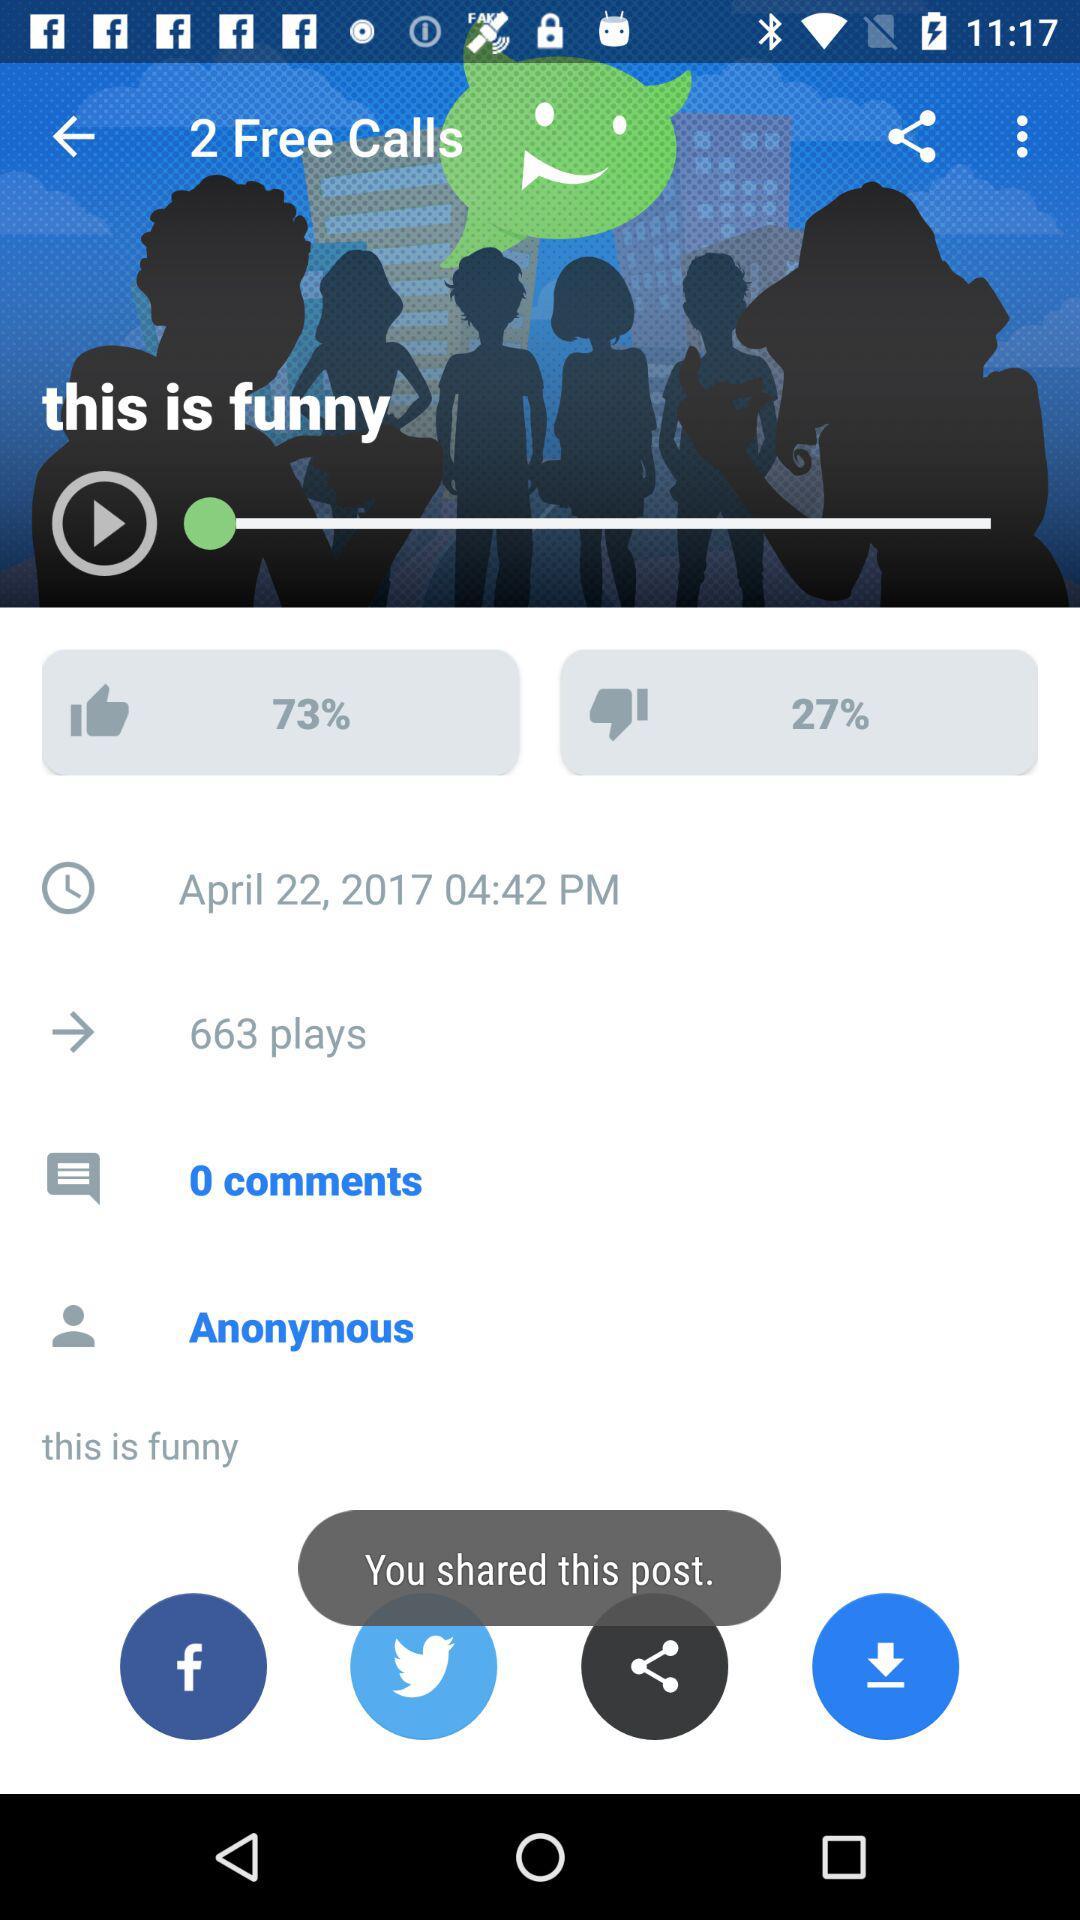 This screenshot has height=1920, width=1080. What do you see at coordinates (884, 1666) in the screenshot?
I see `download the ringtone` at bounding box center [884, 1666].